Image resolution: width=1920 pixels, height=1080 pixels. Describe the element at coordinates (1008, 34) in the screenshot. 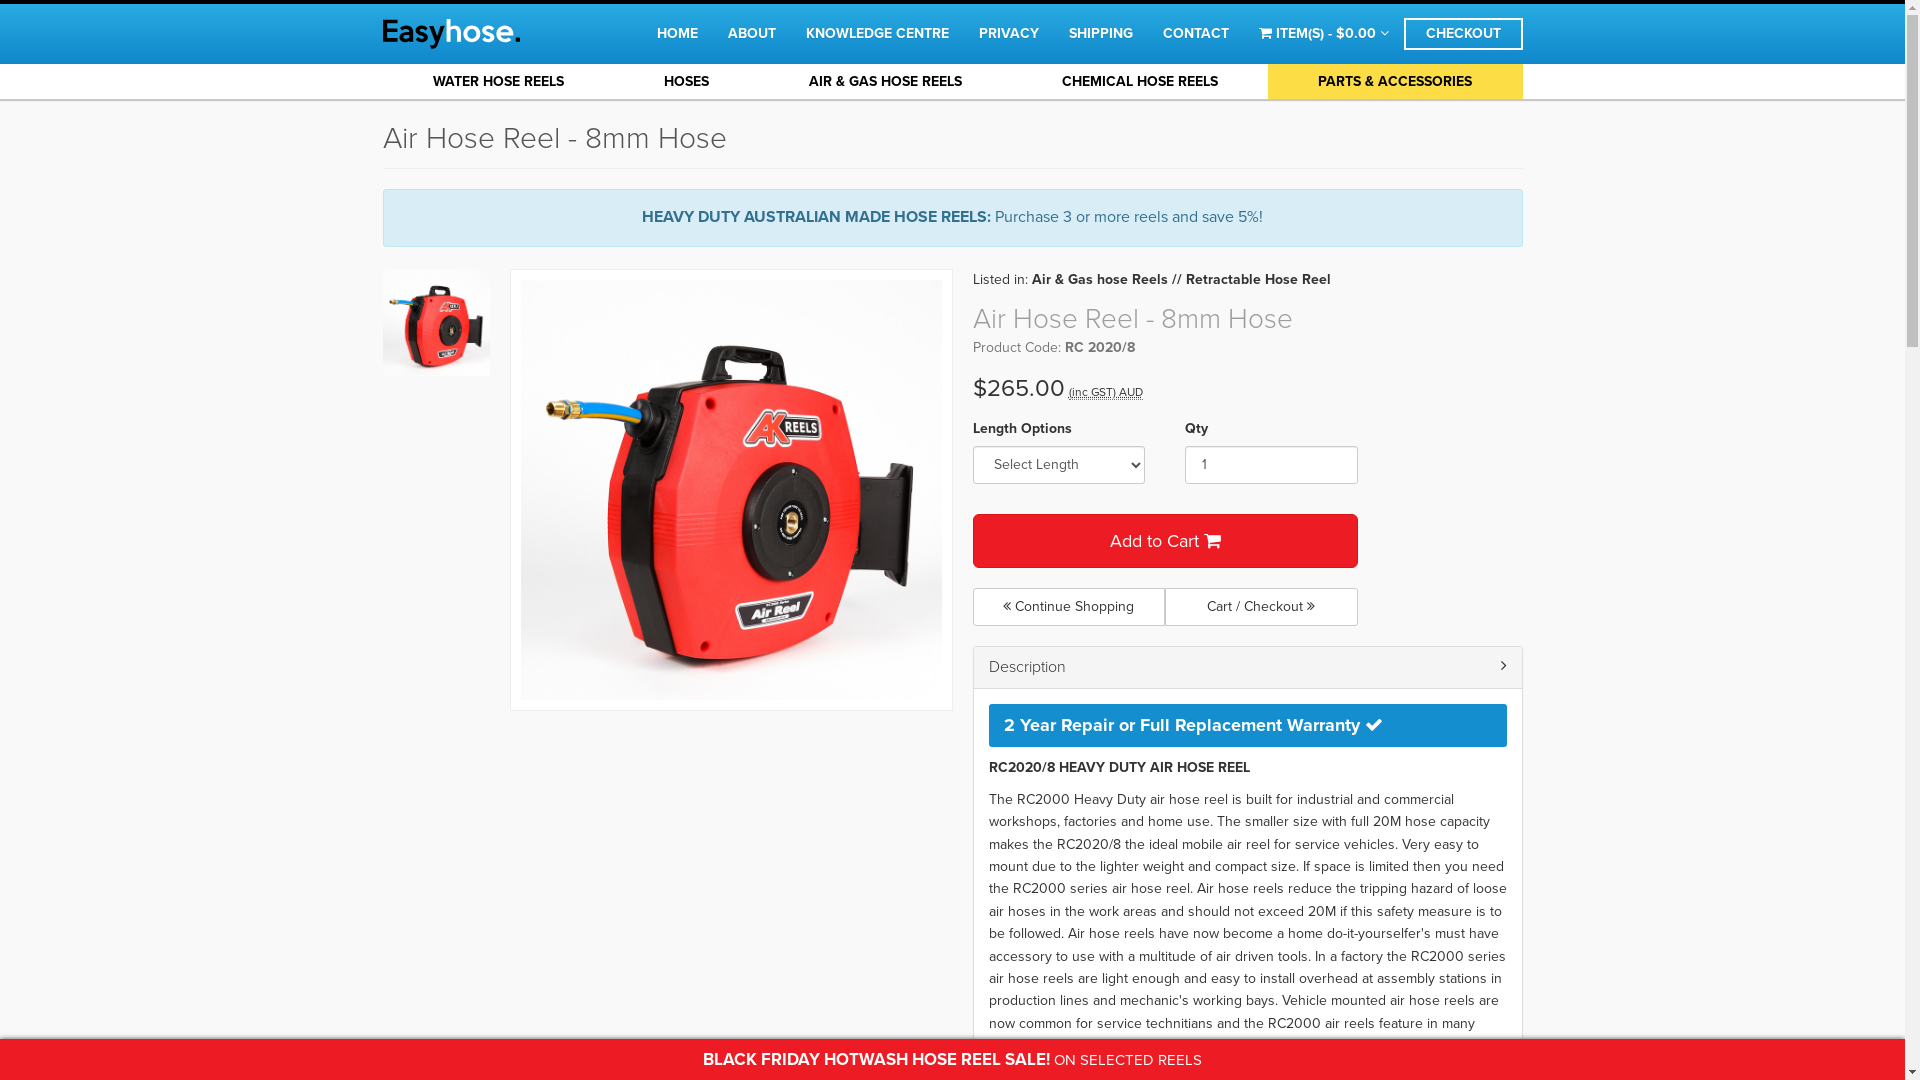

I see `'PRIVACY'` at that location.